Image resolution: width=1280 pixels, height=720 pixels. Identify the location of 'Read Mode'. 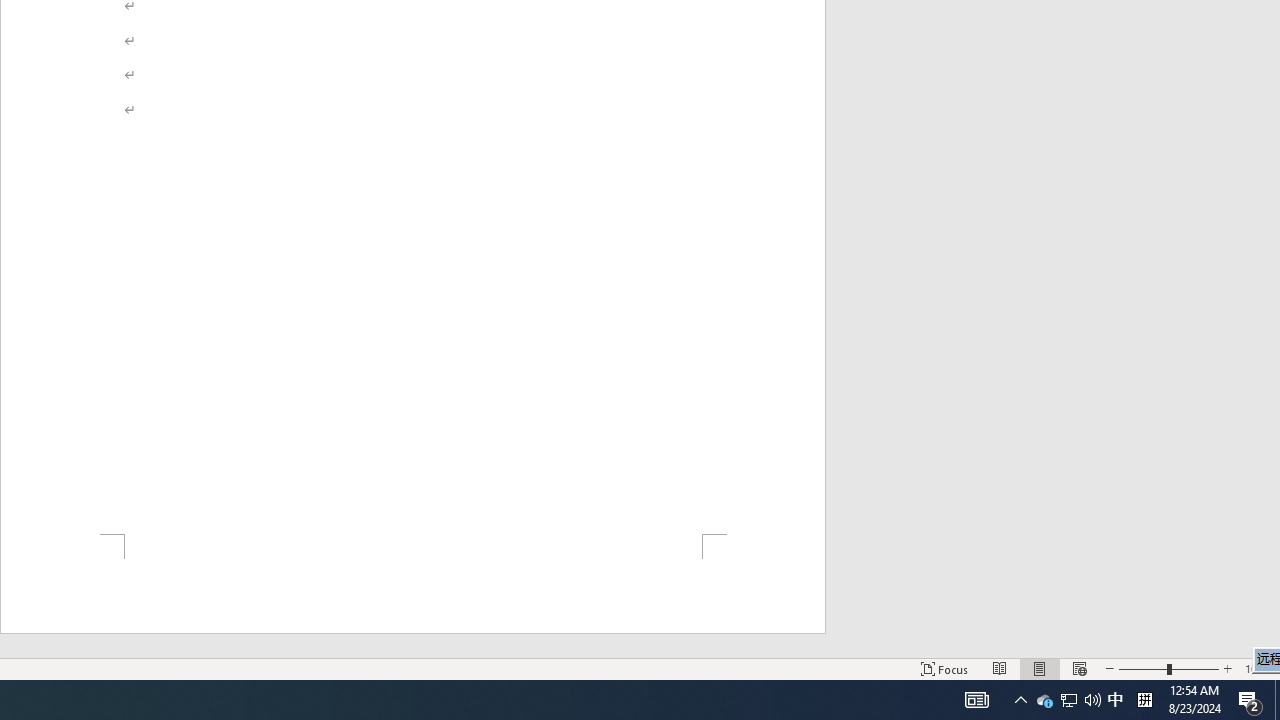
(1000, 669).